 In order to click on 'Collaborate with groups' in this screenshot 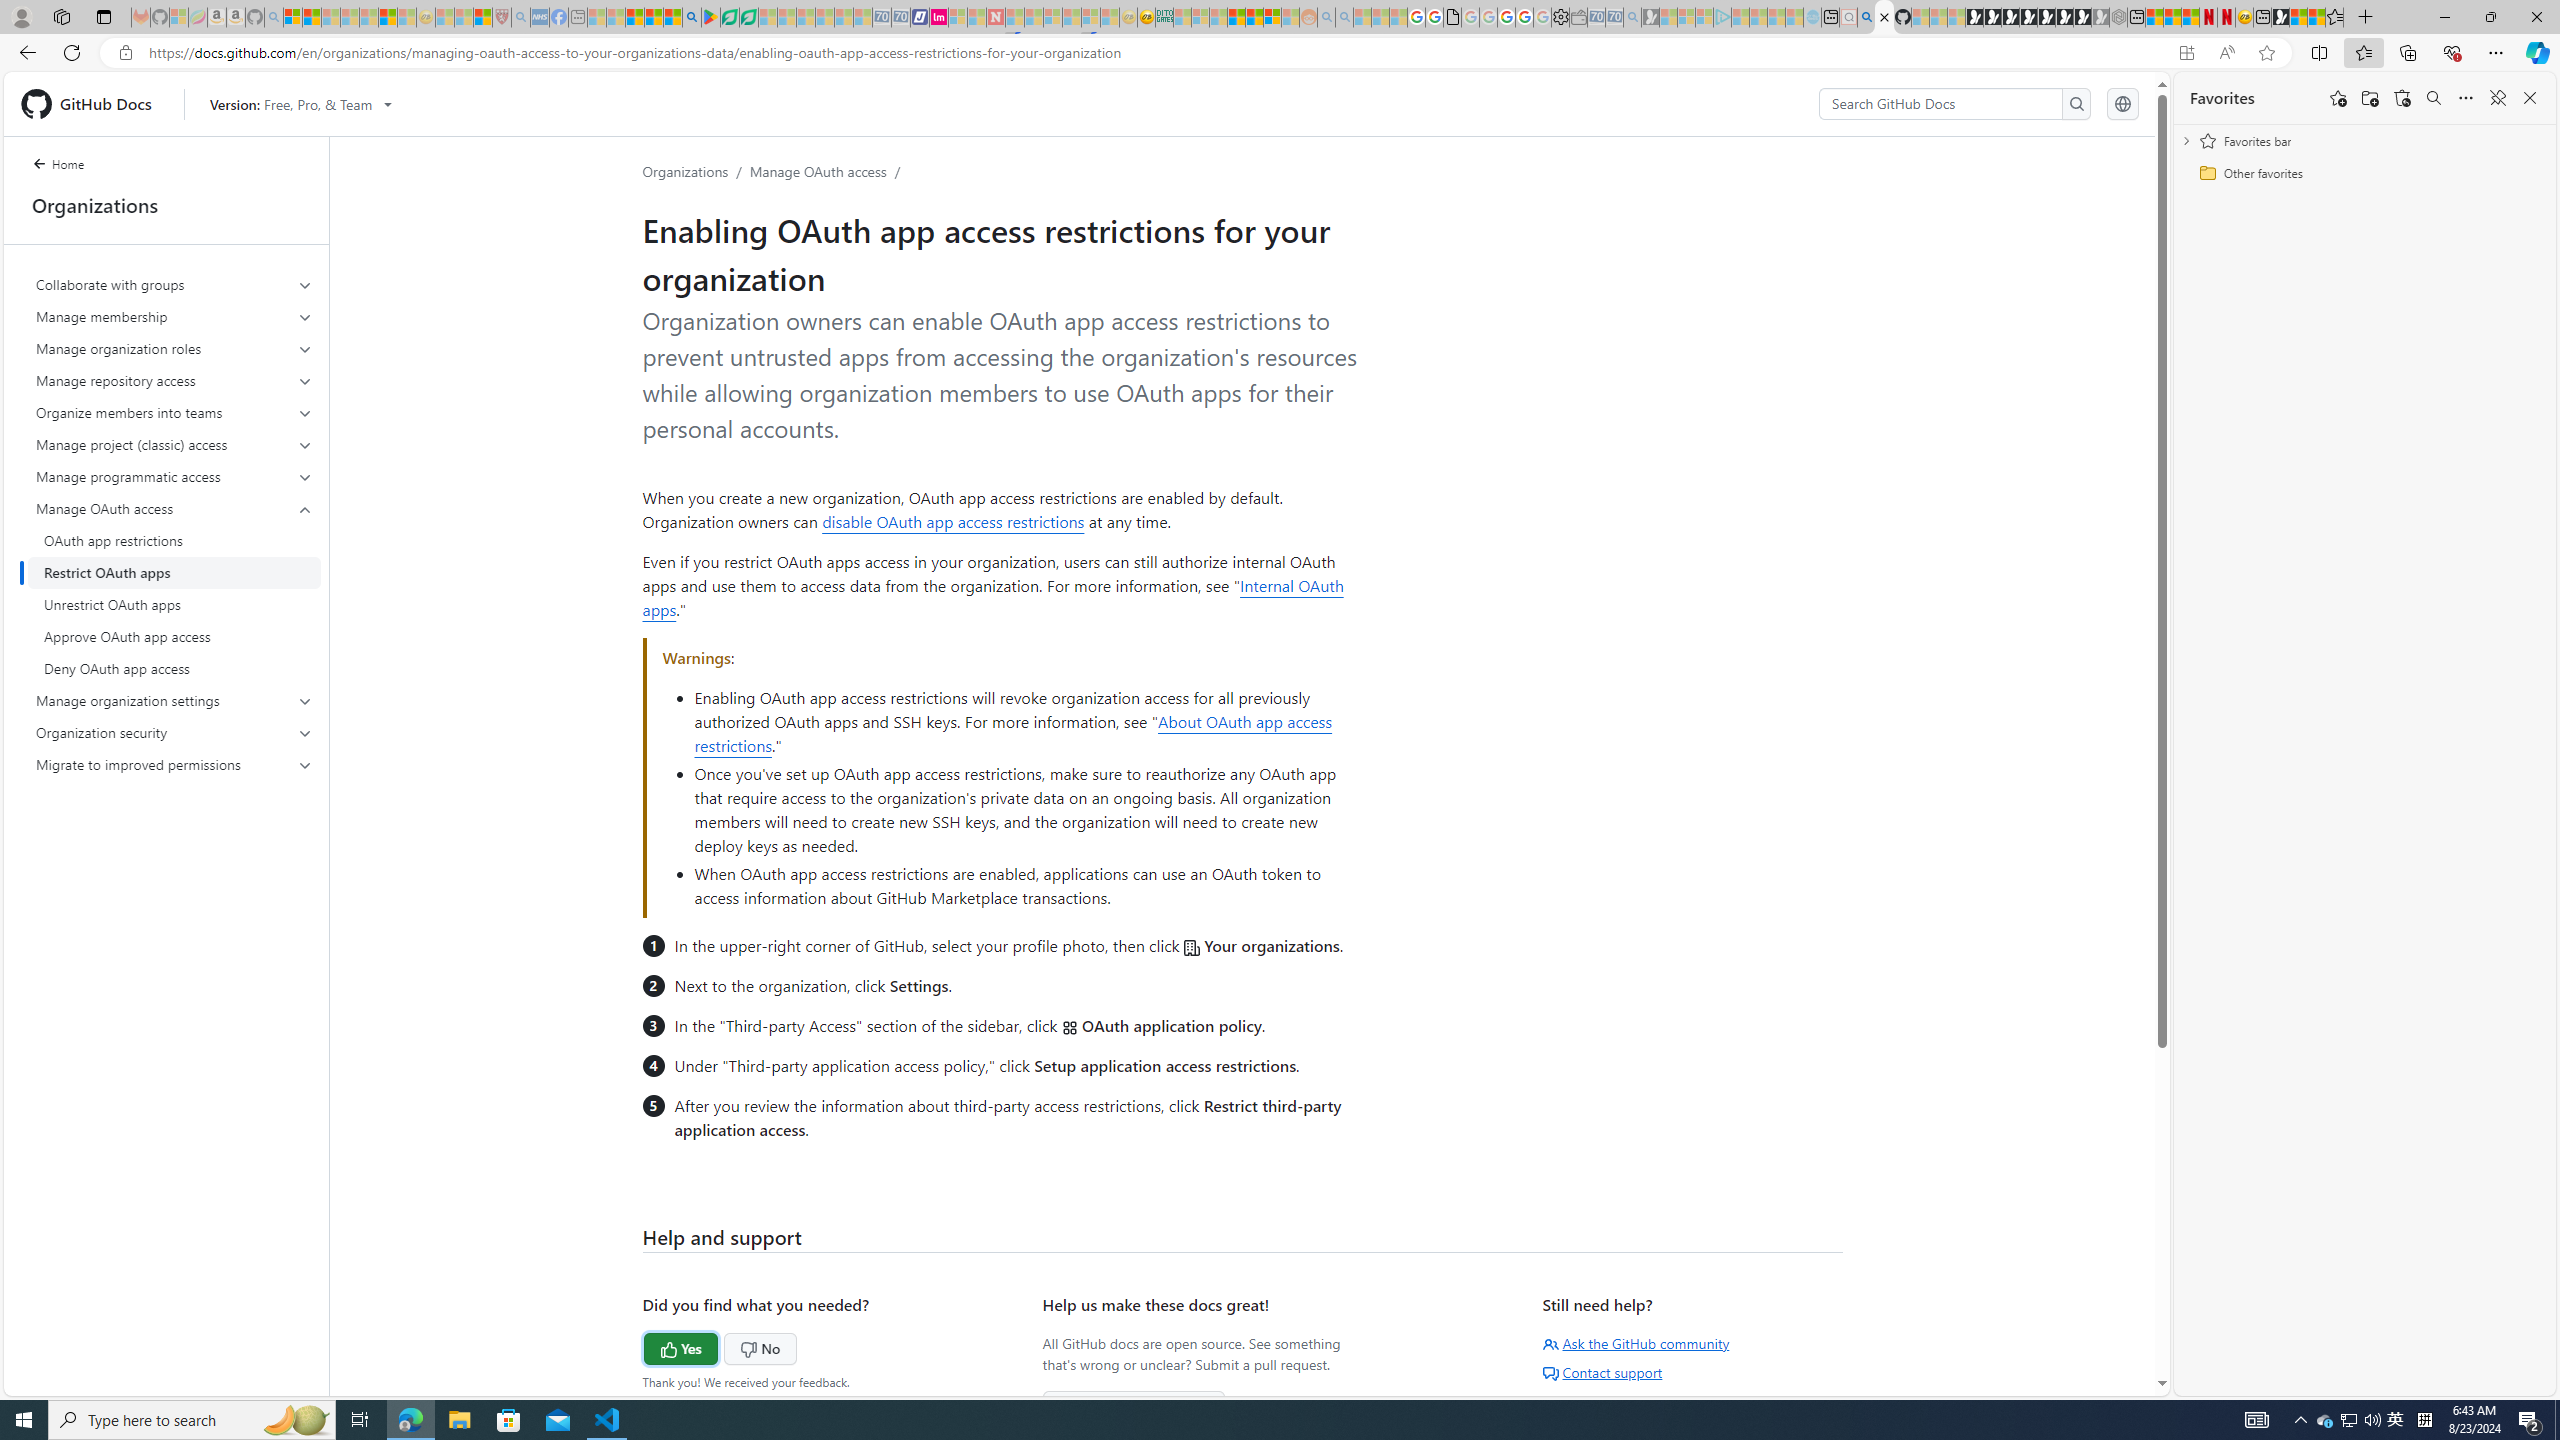, I will do `click(174, 284)`.